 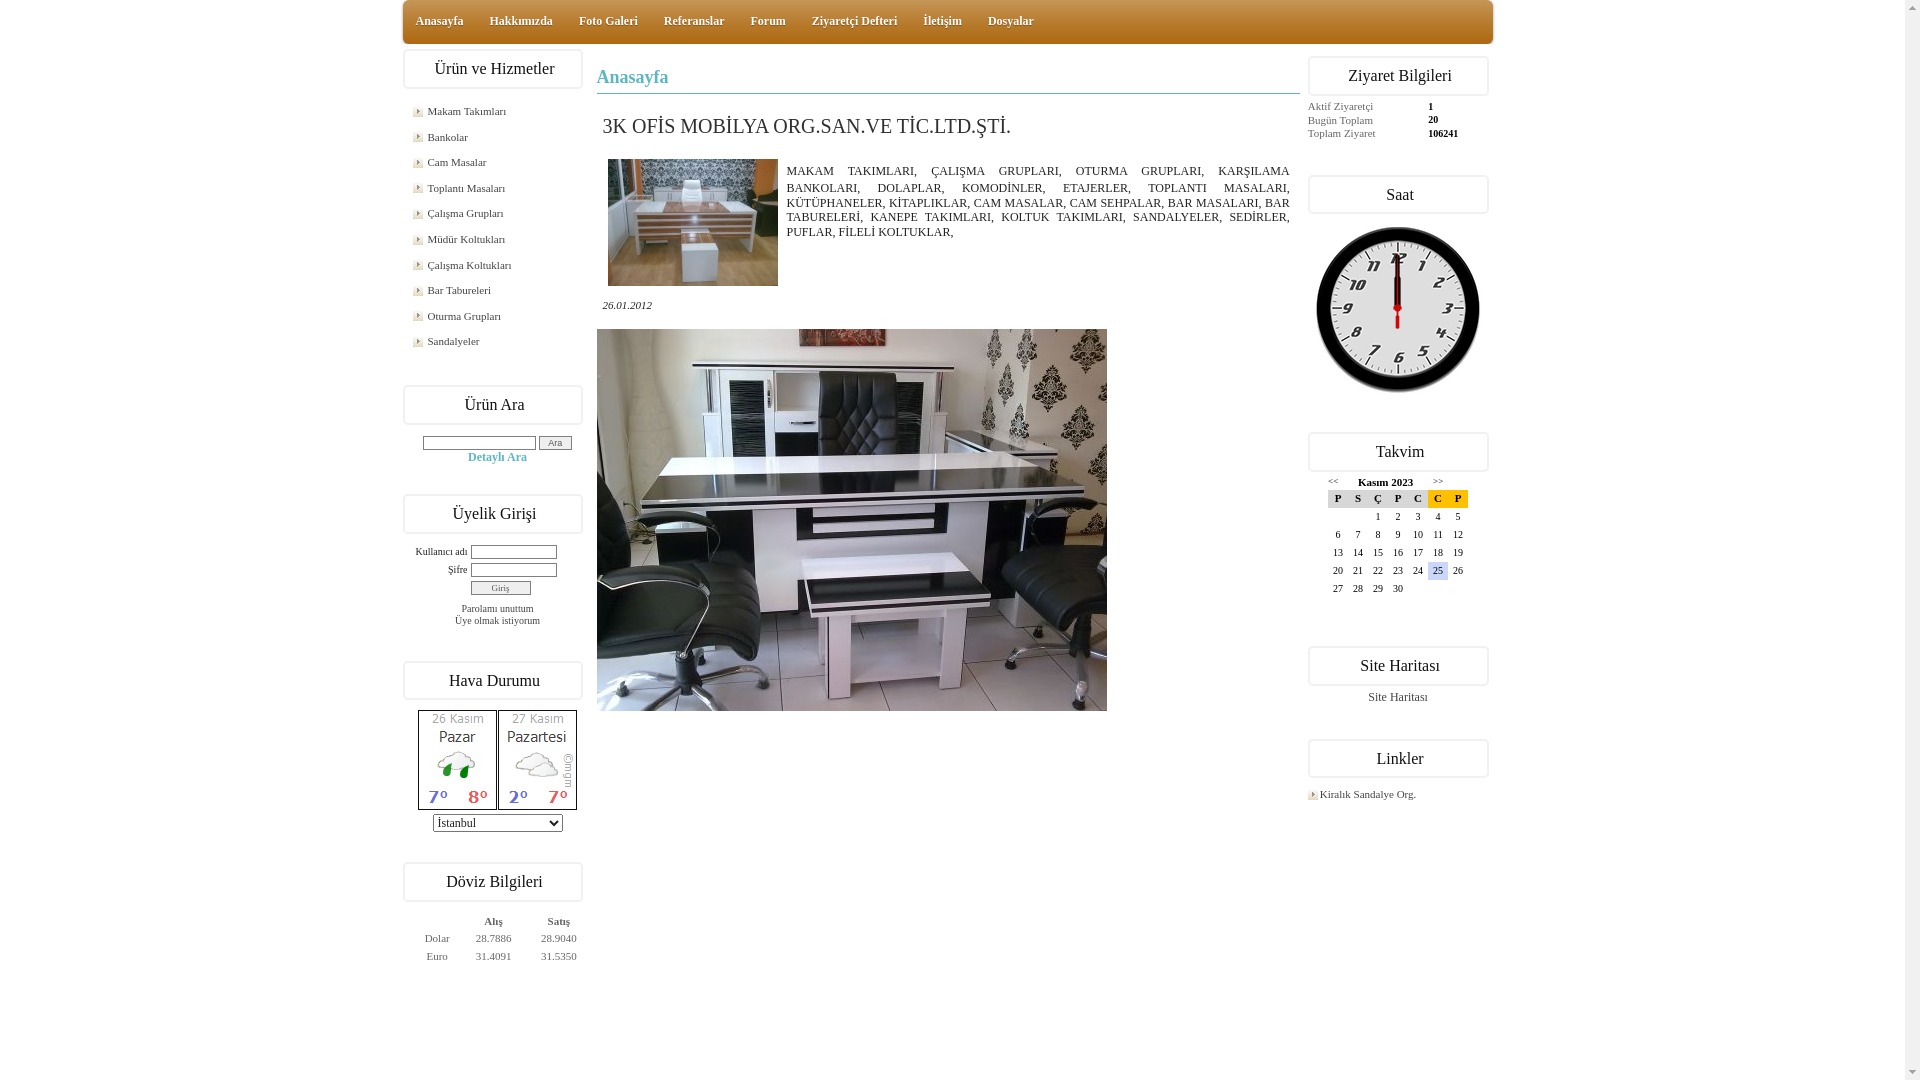 What do you see at coordinates (1376, 570) in the screenshot?
I see `'22'` at bounding box center [1376, 570].